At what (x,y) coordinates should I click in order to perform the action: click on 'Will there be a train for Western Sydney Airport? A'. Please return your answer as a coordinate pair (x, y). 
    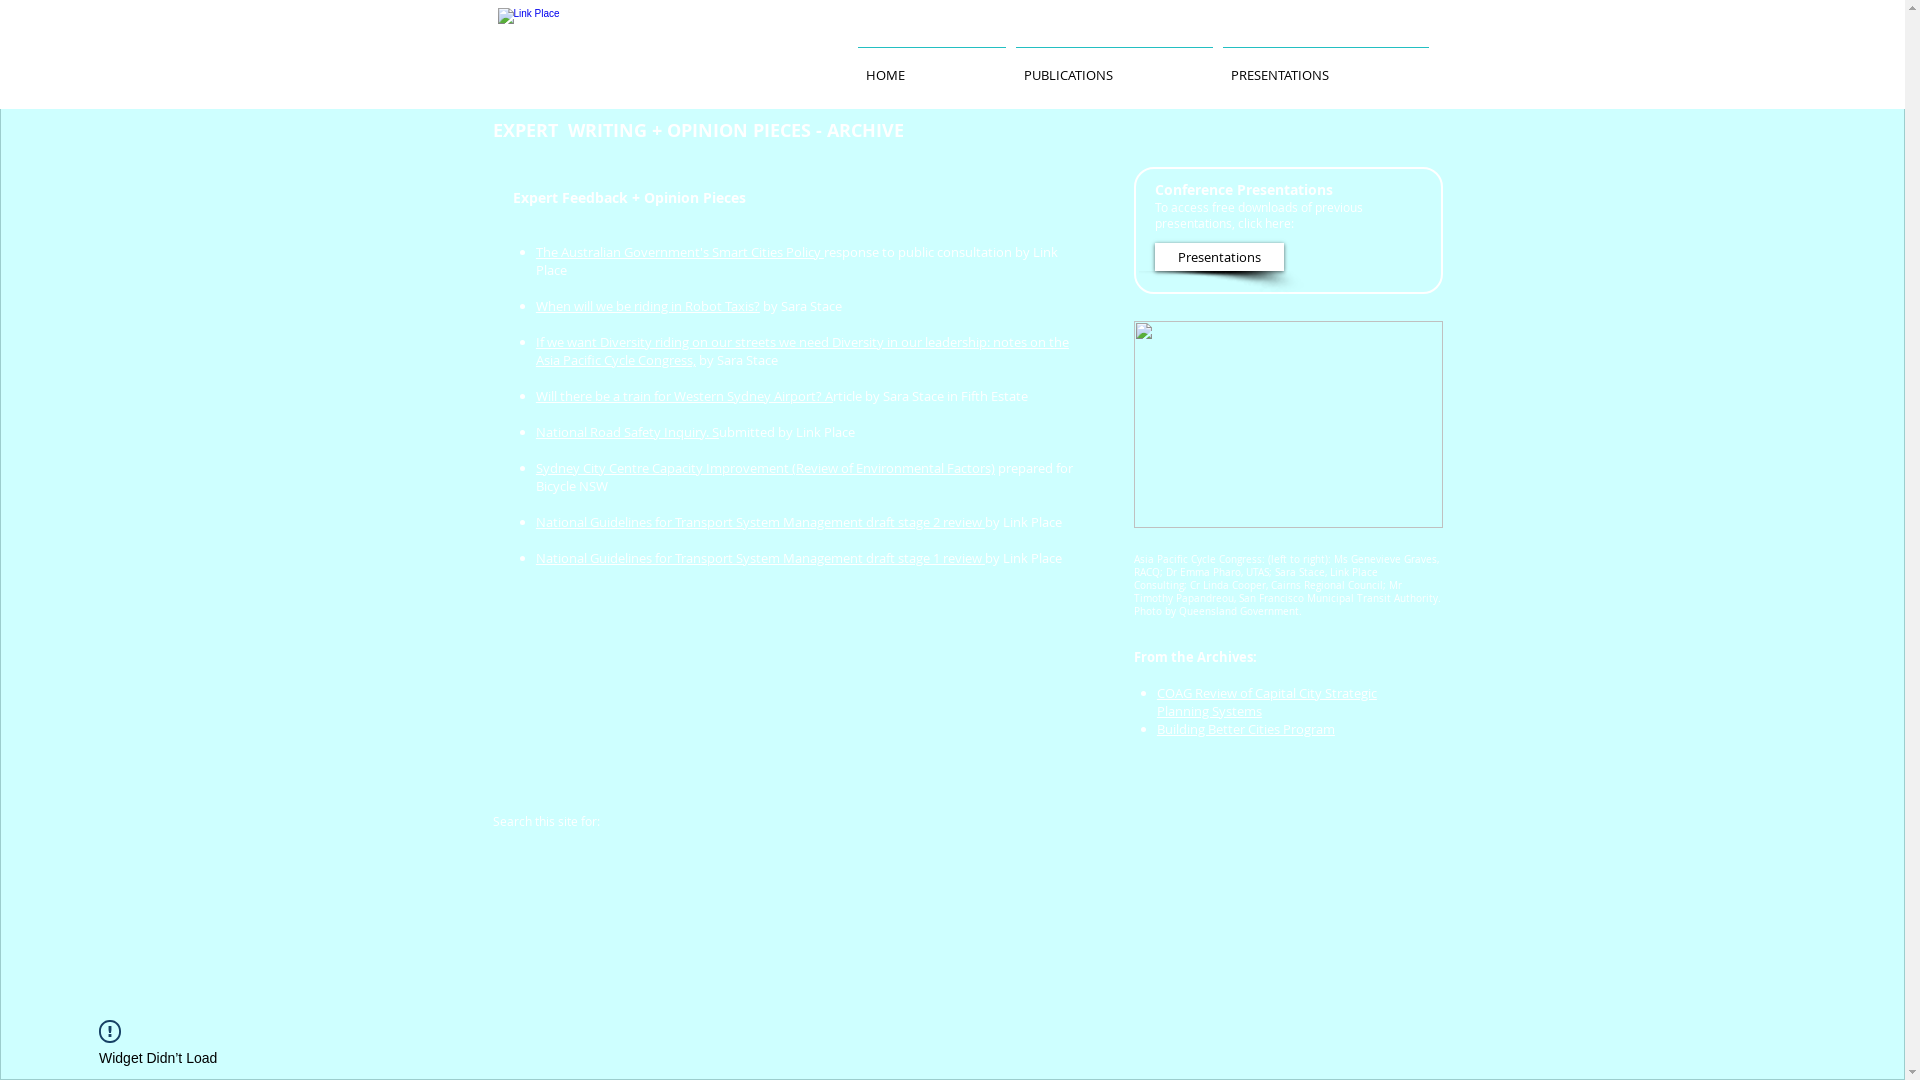
    Looking at the image, I should click on (684, 396).